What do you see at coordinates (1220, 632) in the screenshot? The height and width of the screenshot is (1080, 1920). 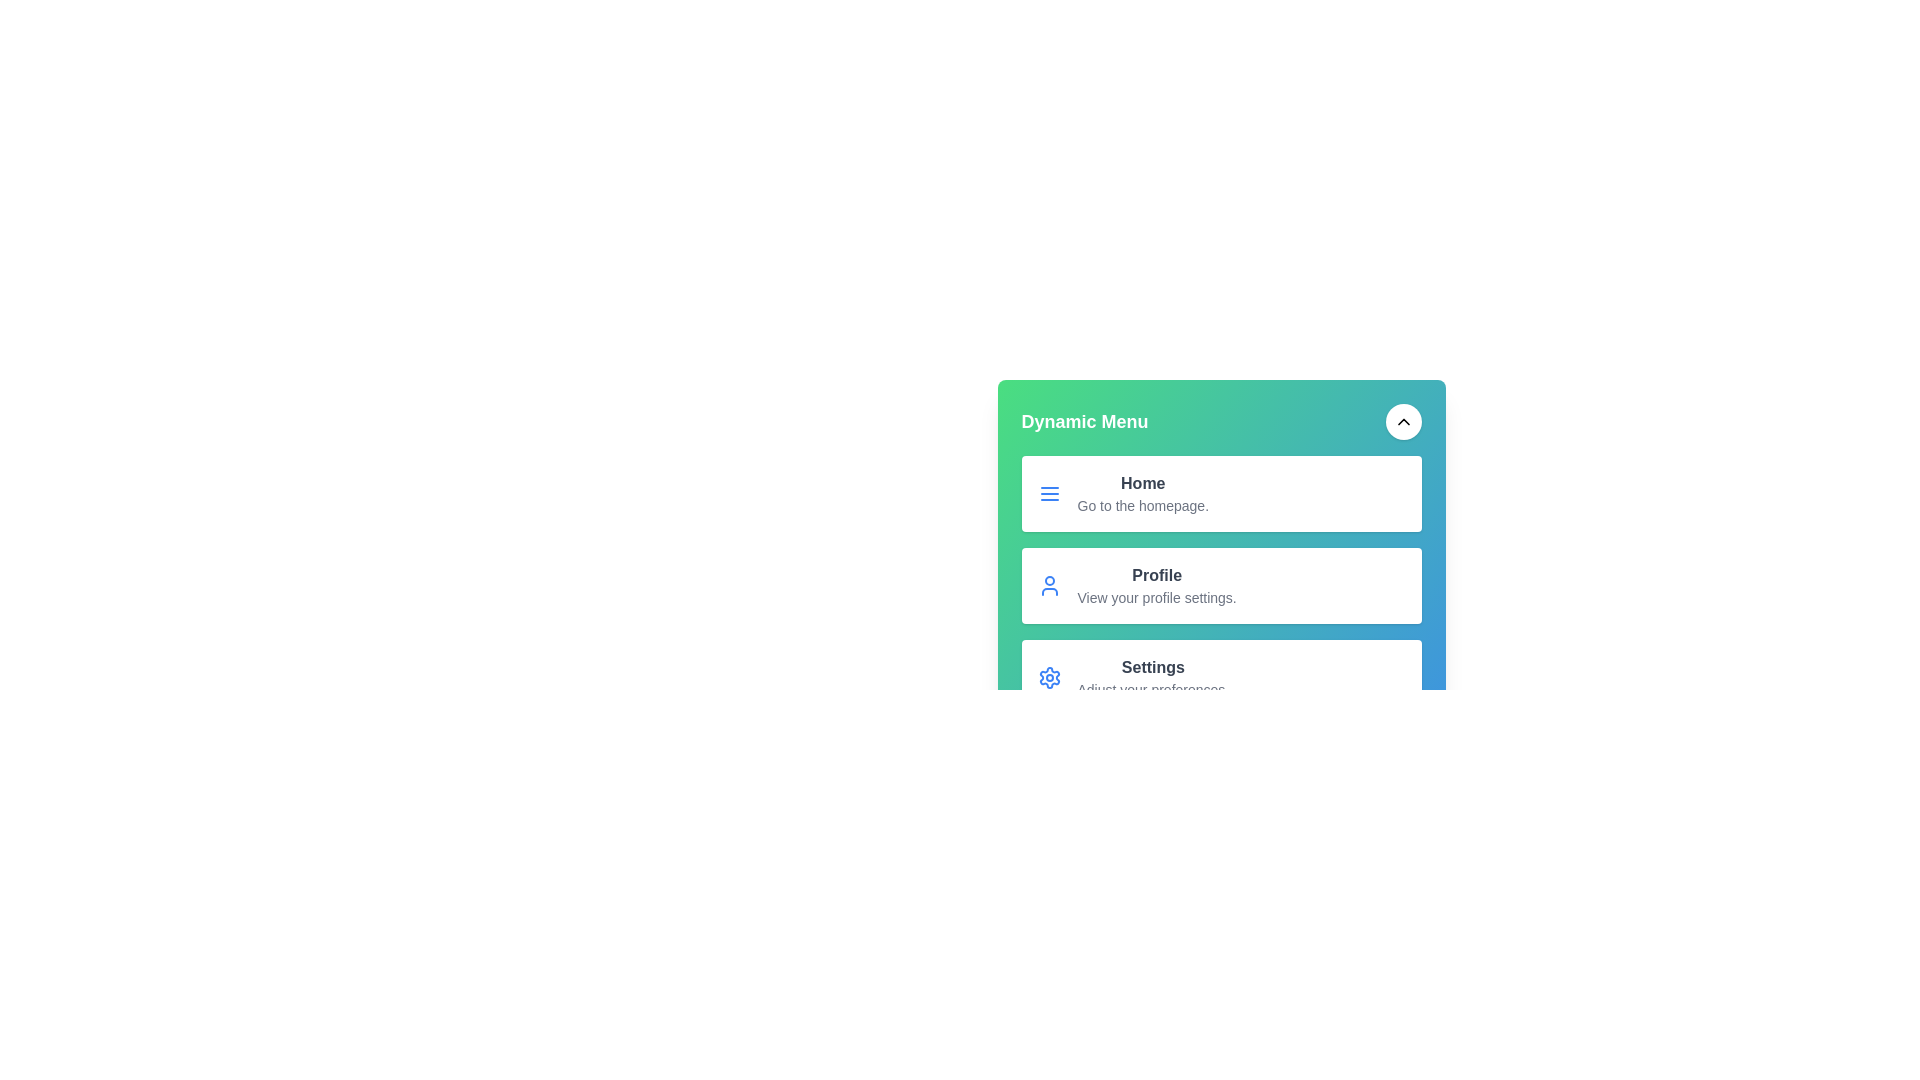 I see `the second menu item in the vertical navigation menu` at bounding box center [1220, 632].